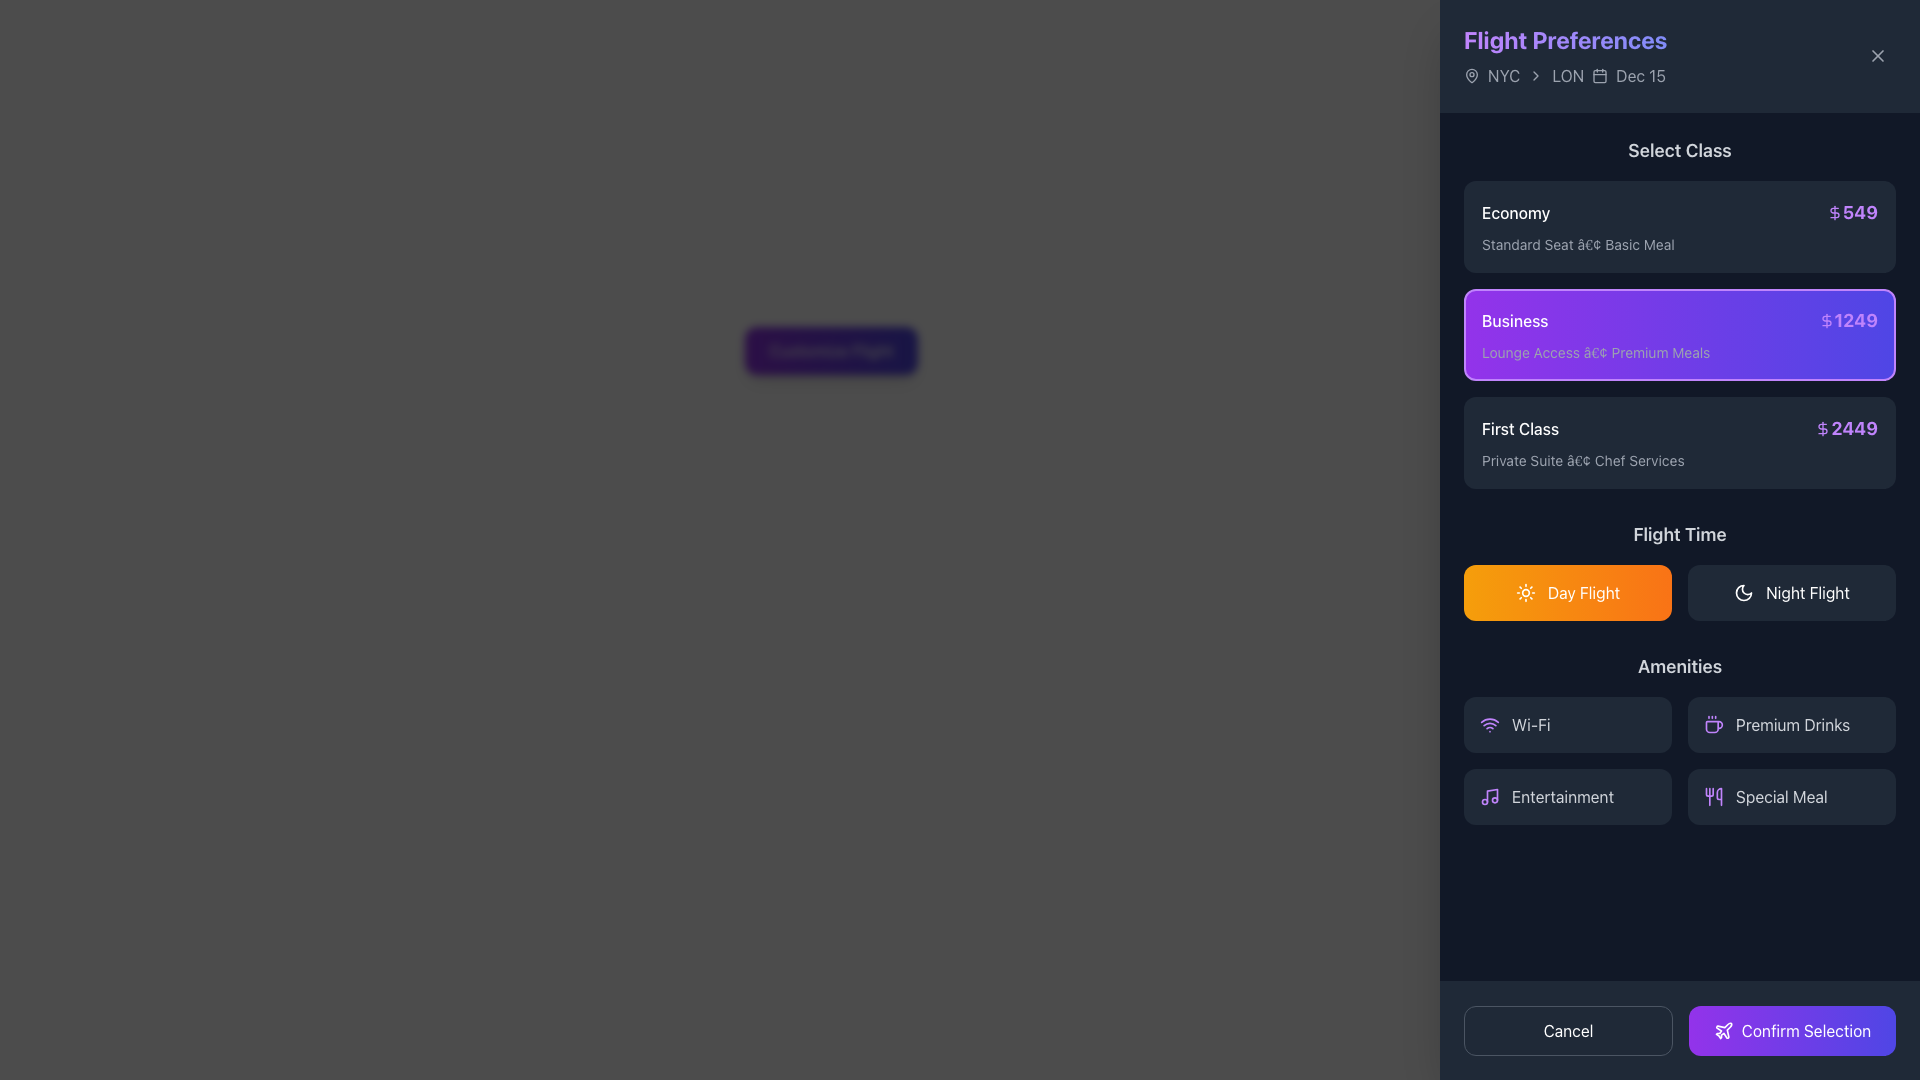 The image size is (1920, 1080). What do you see at coordinates (1876, 55) in the screenshot?
I see `the 'X' shaped icon button located at the top-right corner of the 'Flight Preferences' panel` at bounding box center [1876, 55].